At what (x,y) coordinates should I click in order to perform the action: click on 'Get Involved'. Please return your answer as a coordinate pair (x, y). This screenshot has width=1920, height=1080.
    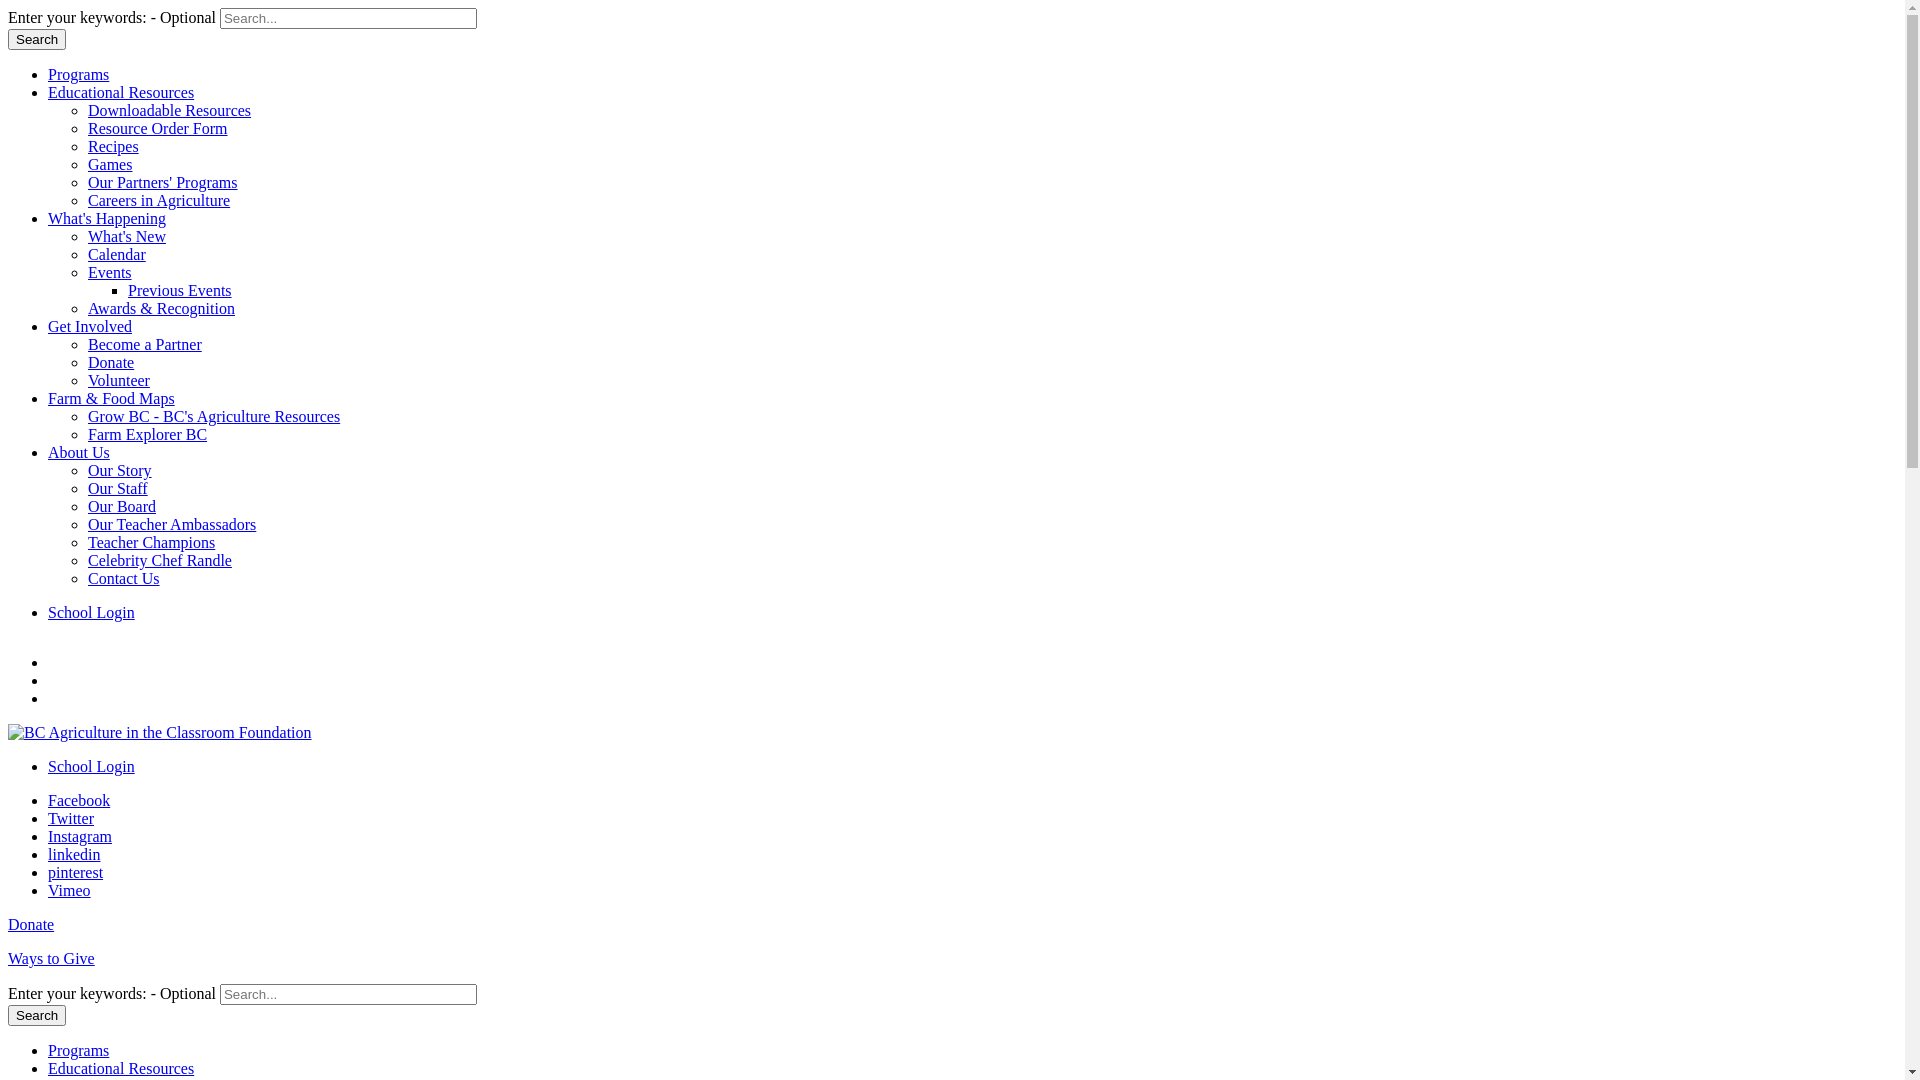
    Looking at the image, I should click on (89, 325).